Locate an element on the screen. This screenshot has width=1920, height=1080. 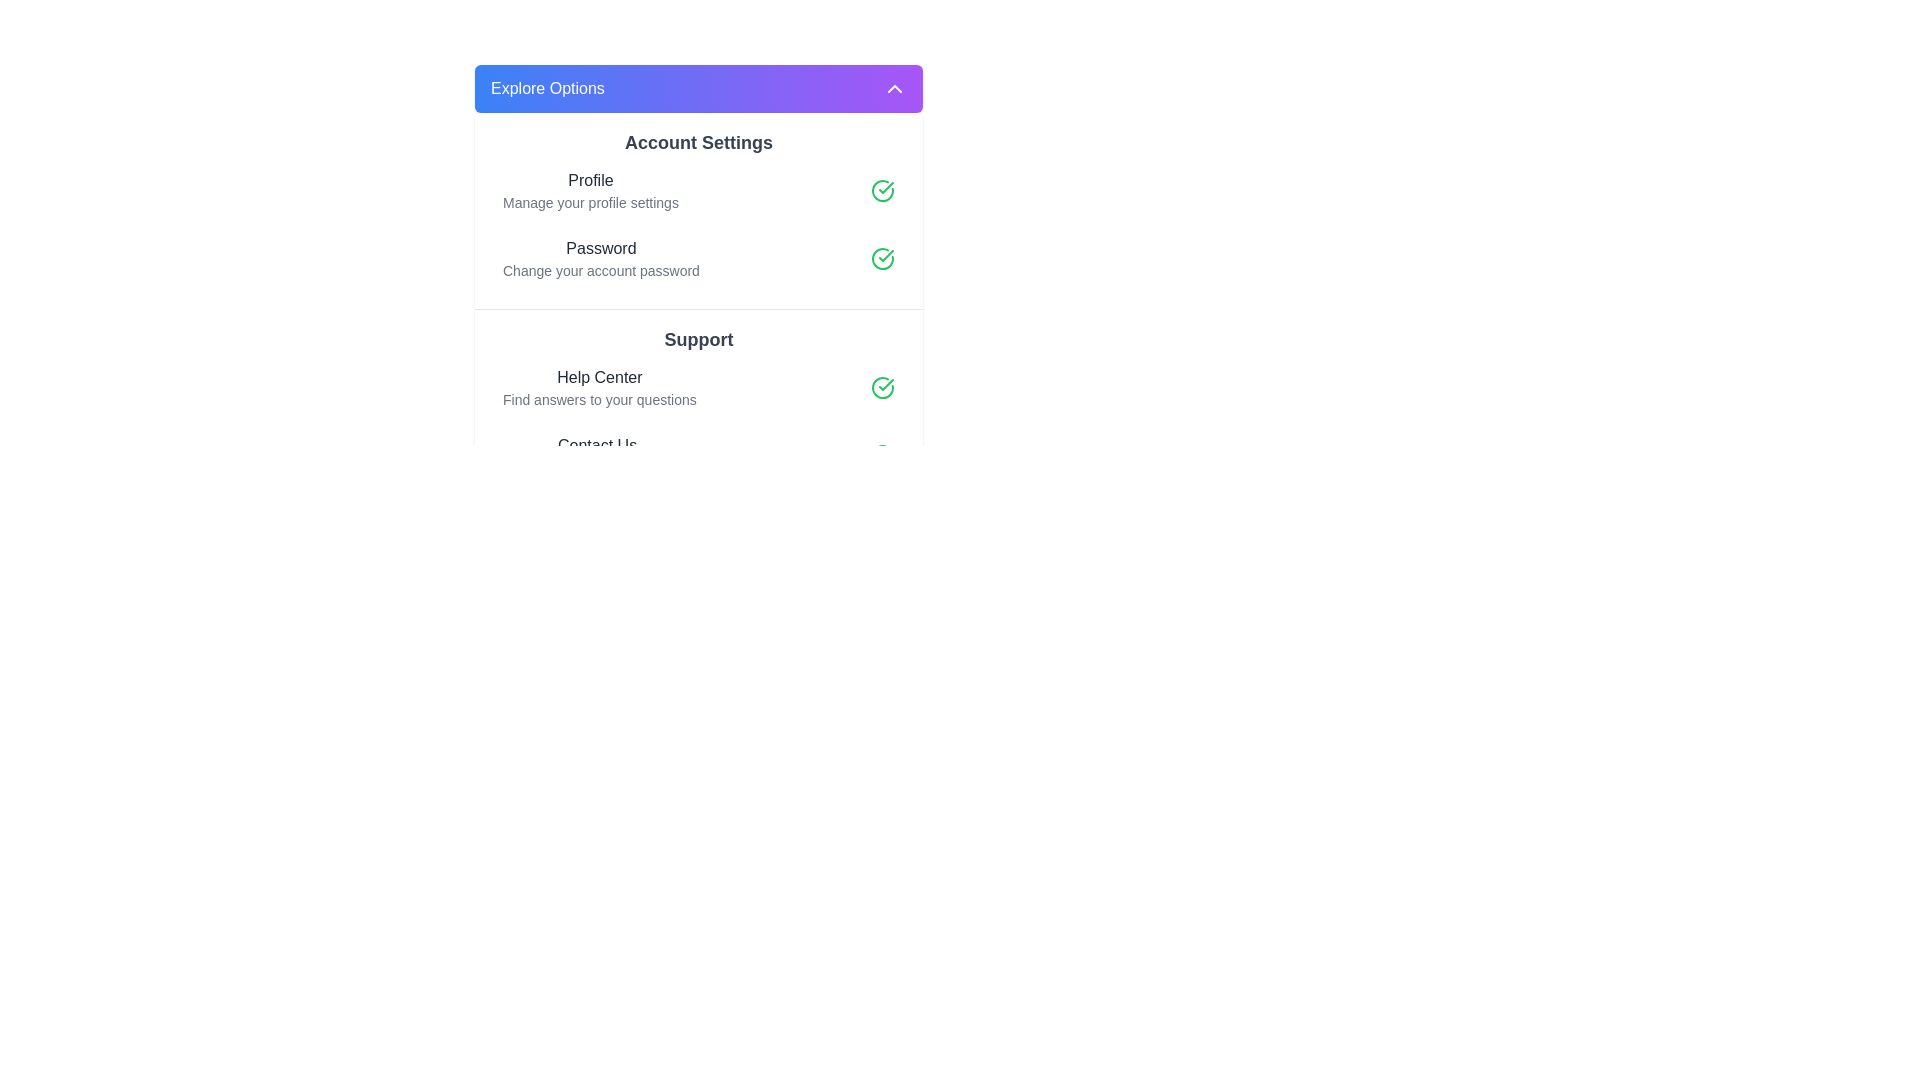
the 'Help Center' and 'Contact Us' options within the 'Support' section is located at coordinates (699, 420).